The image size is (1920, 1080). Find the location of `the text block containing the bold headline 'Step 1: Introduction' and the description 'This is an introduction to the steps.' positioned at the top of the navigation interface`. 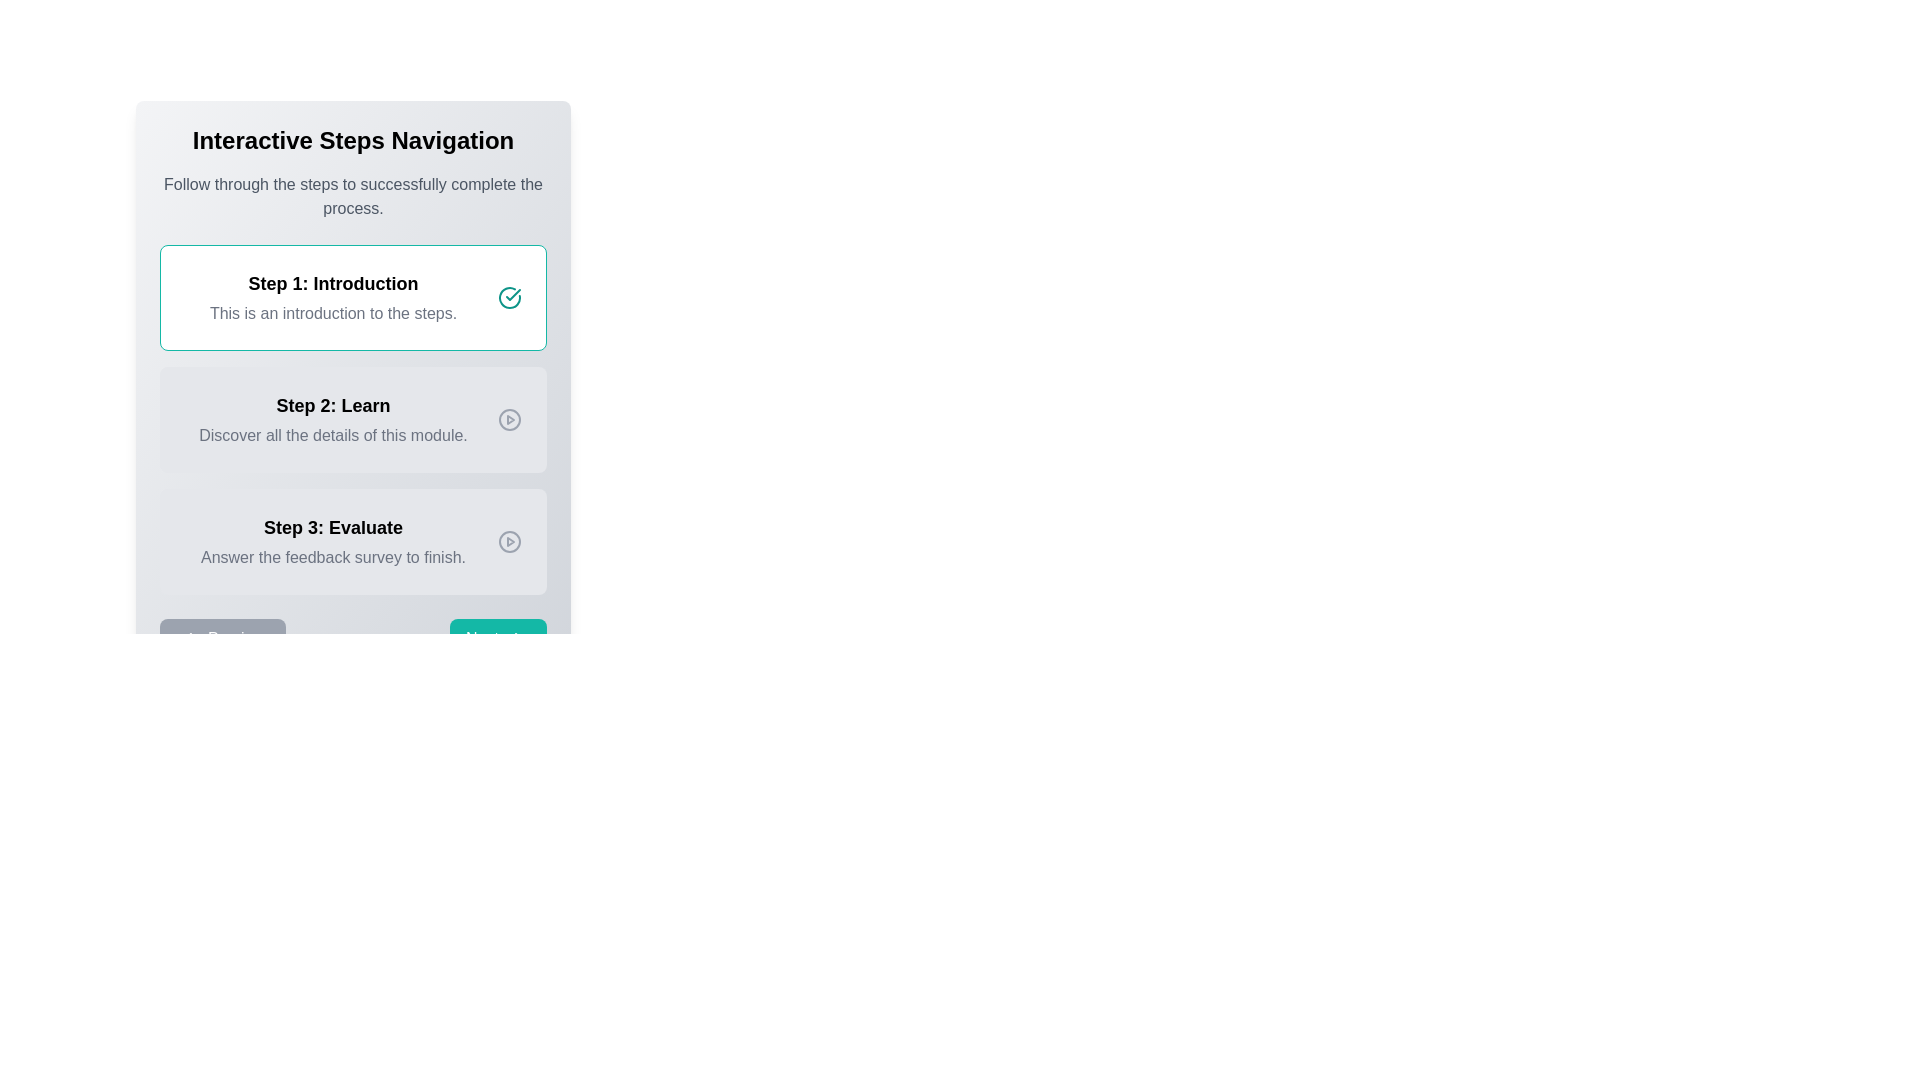

the text block containing the bold headline 'Step 1: Introduction' and the description 'This is an introduction to the steps.' positioned at the top of the navigation interface is located at coordinates (333, 297).